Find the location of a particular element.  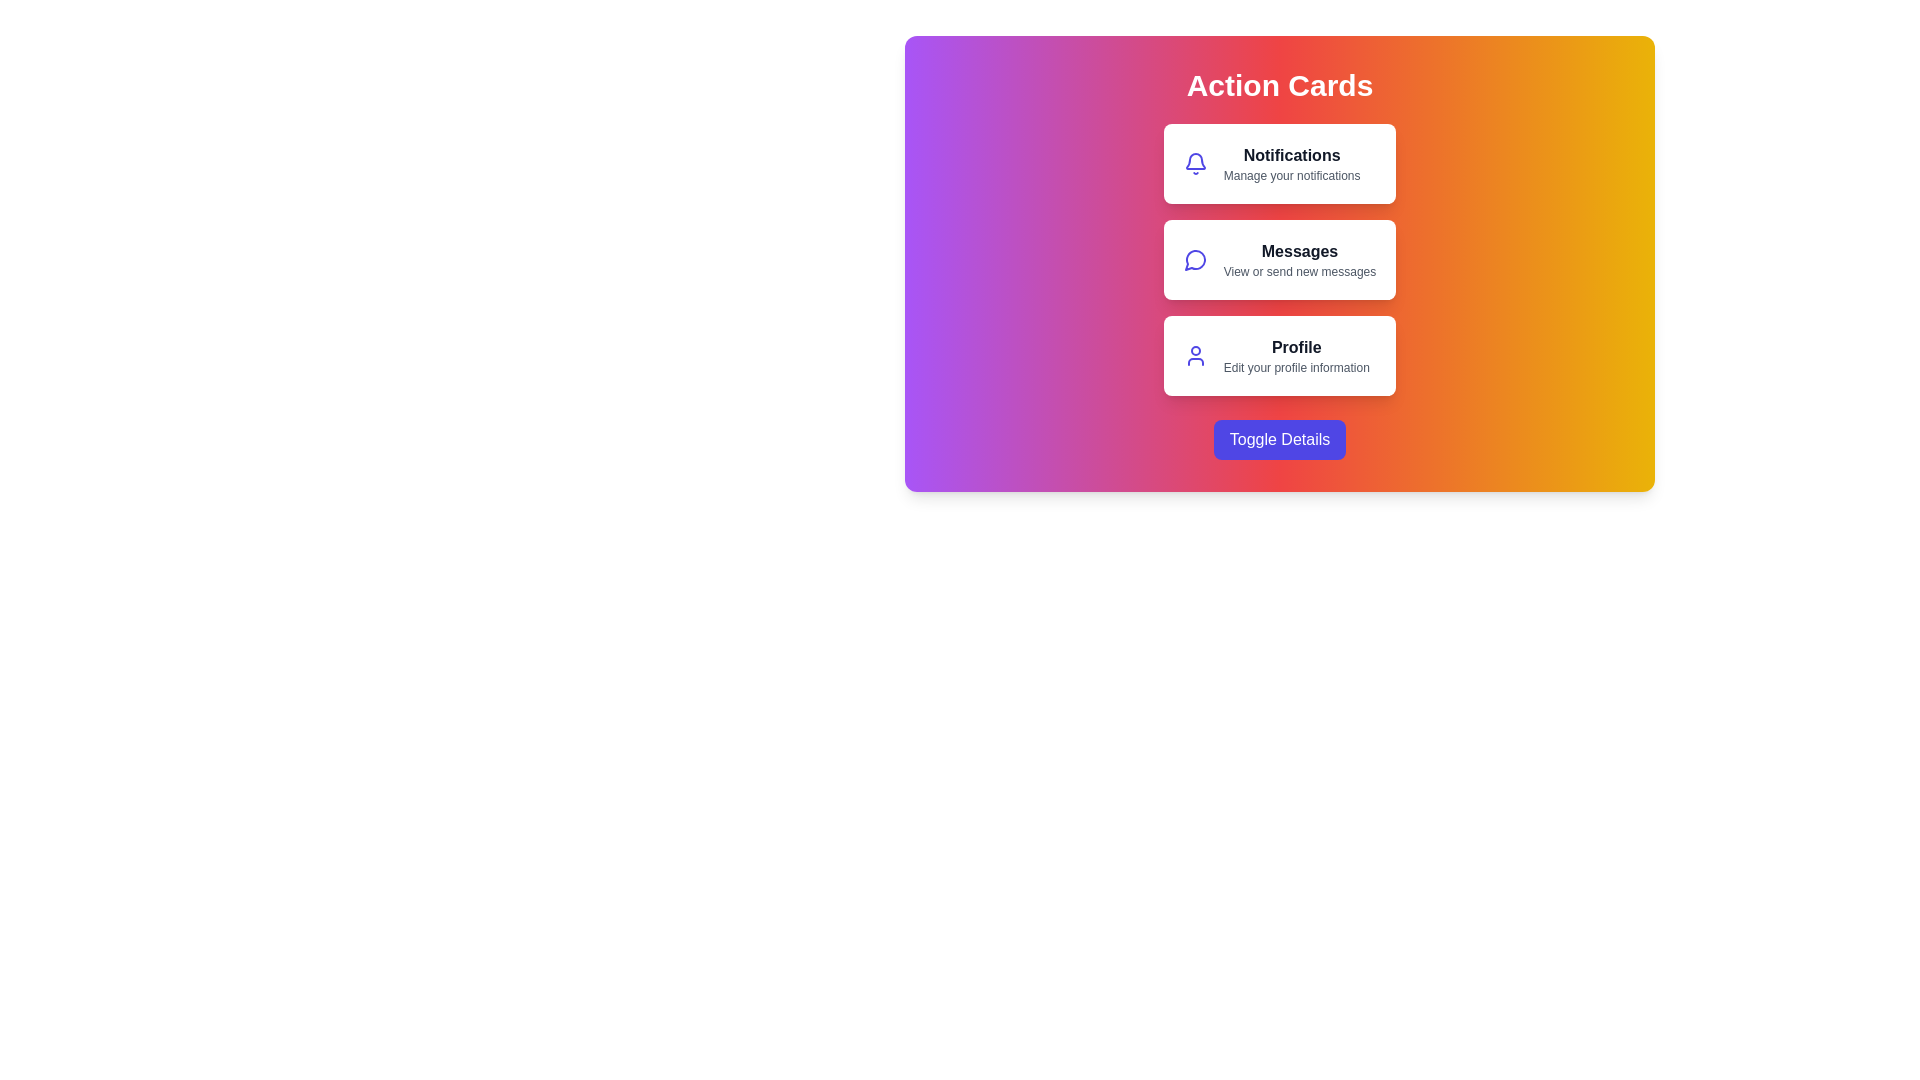

the Text element displaying 'Action Cards', which is a bold, large white text on a colorful gradient background, positioned at the top of a section containing interactive cards is located at coordinates (1280, 84).